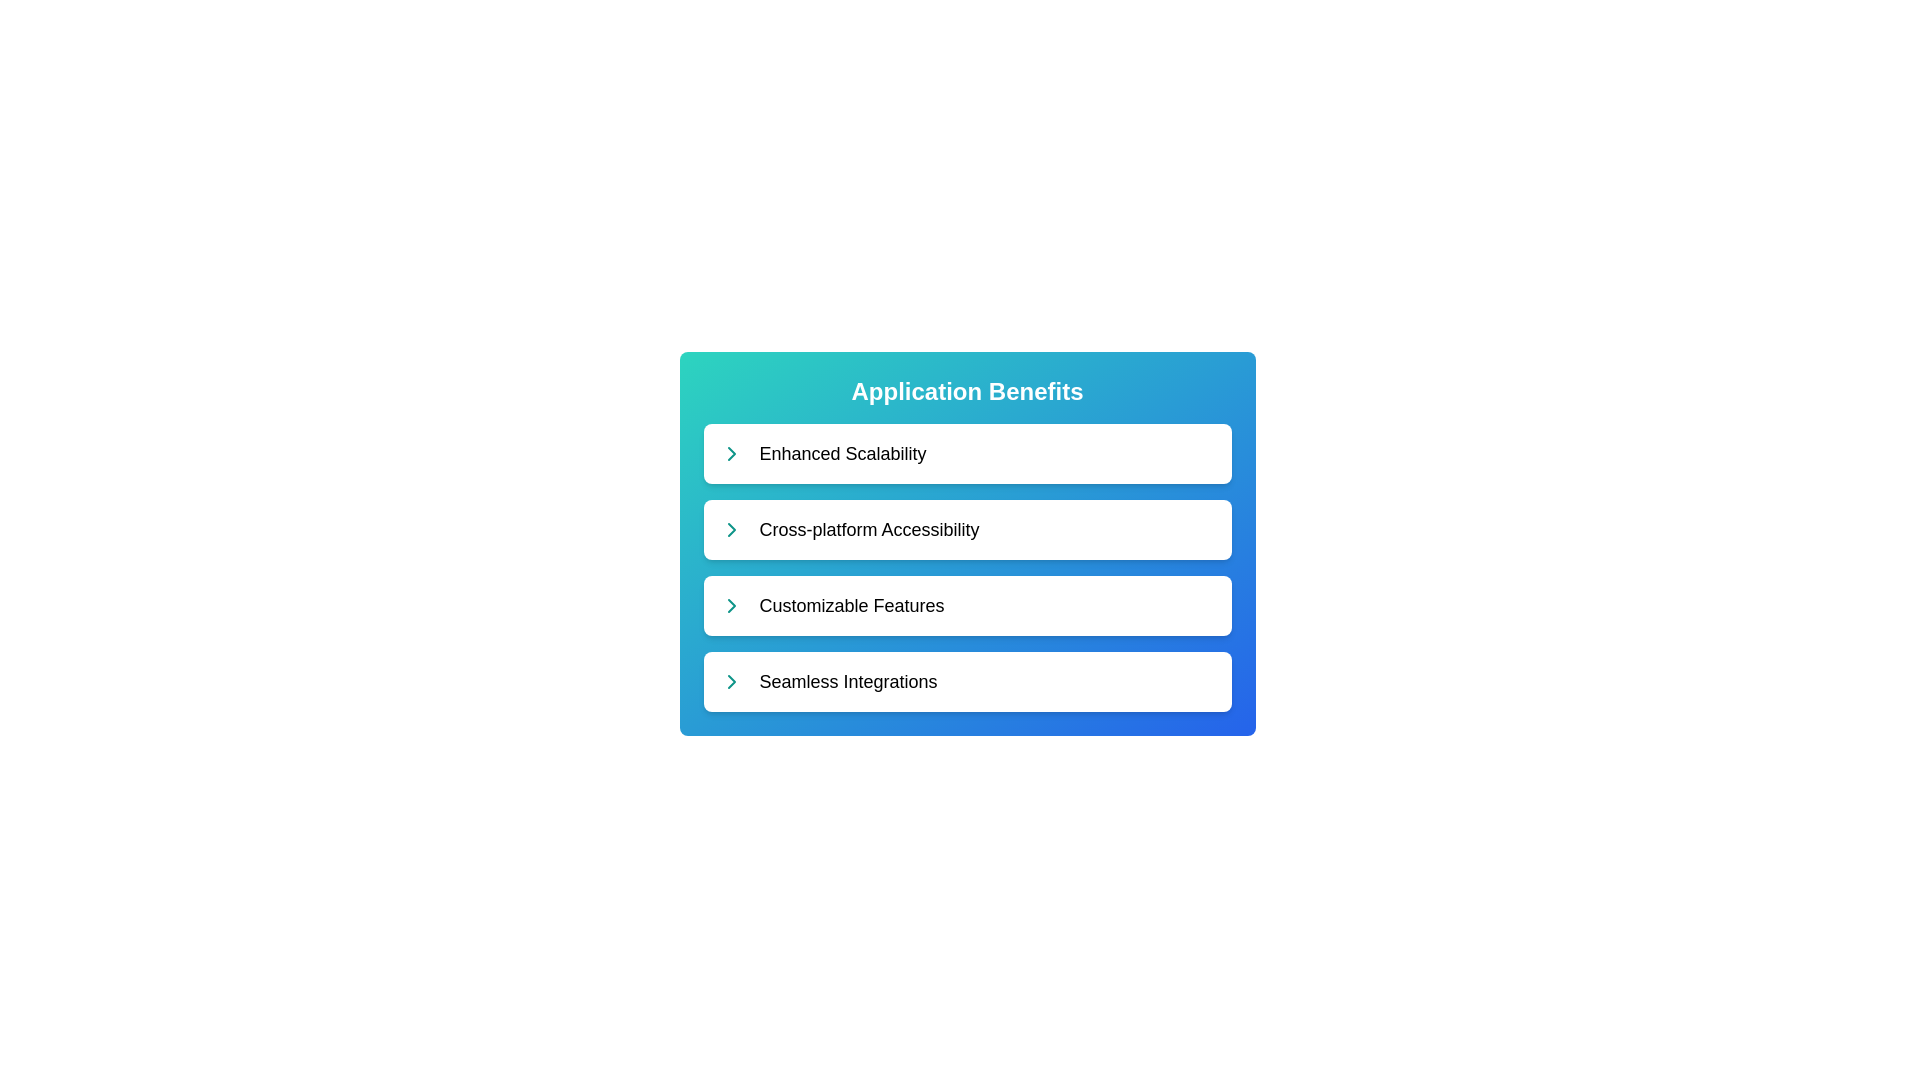  I want to click on the teal chevron icon located to the left of the text 'Enhanced Scalability', so click(730, 454).